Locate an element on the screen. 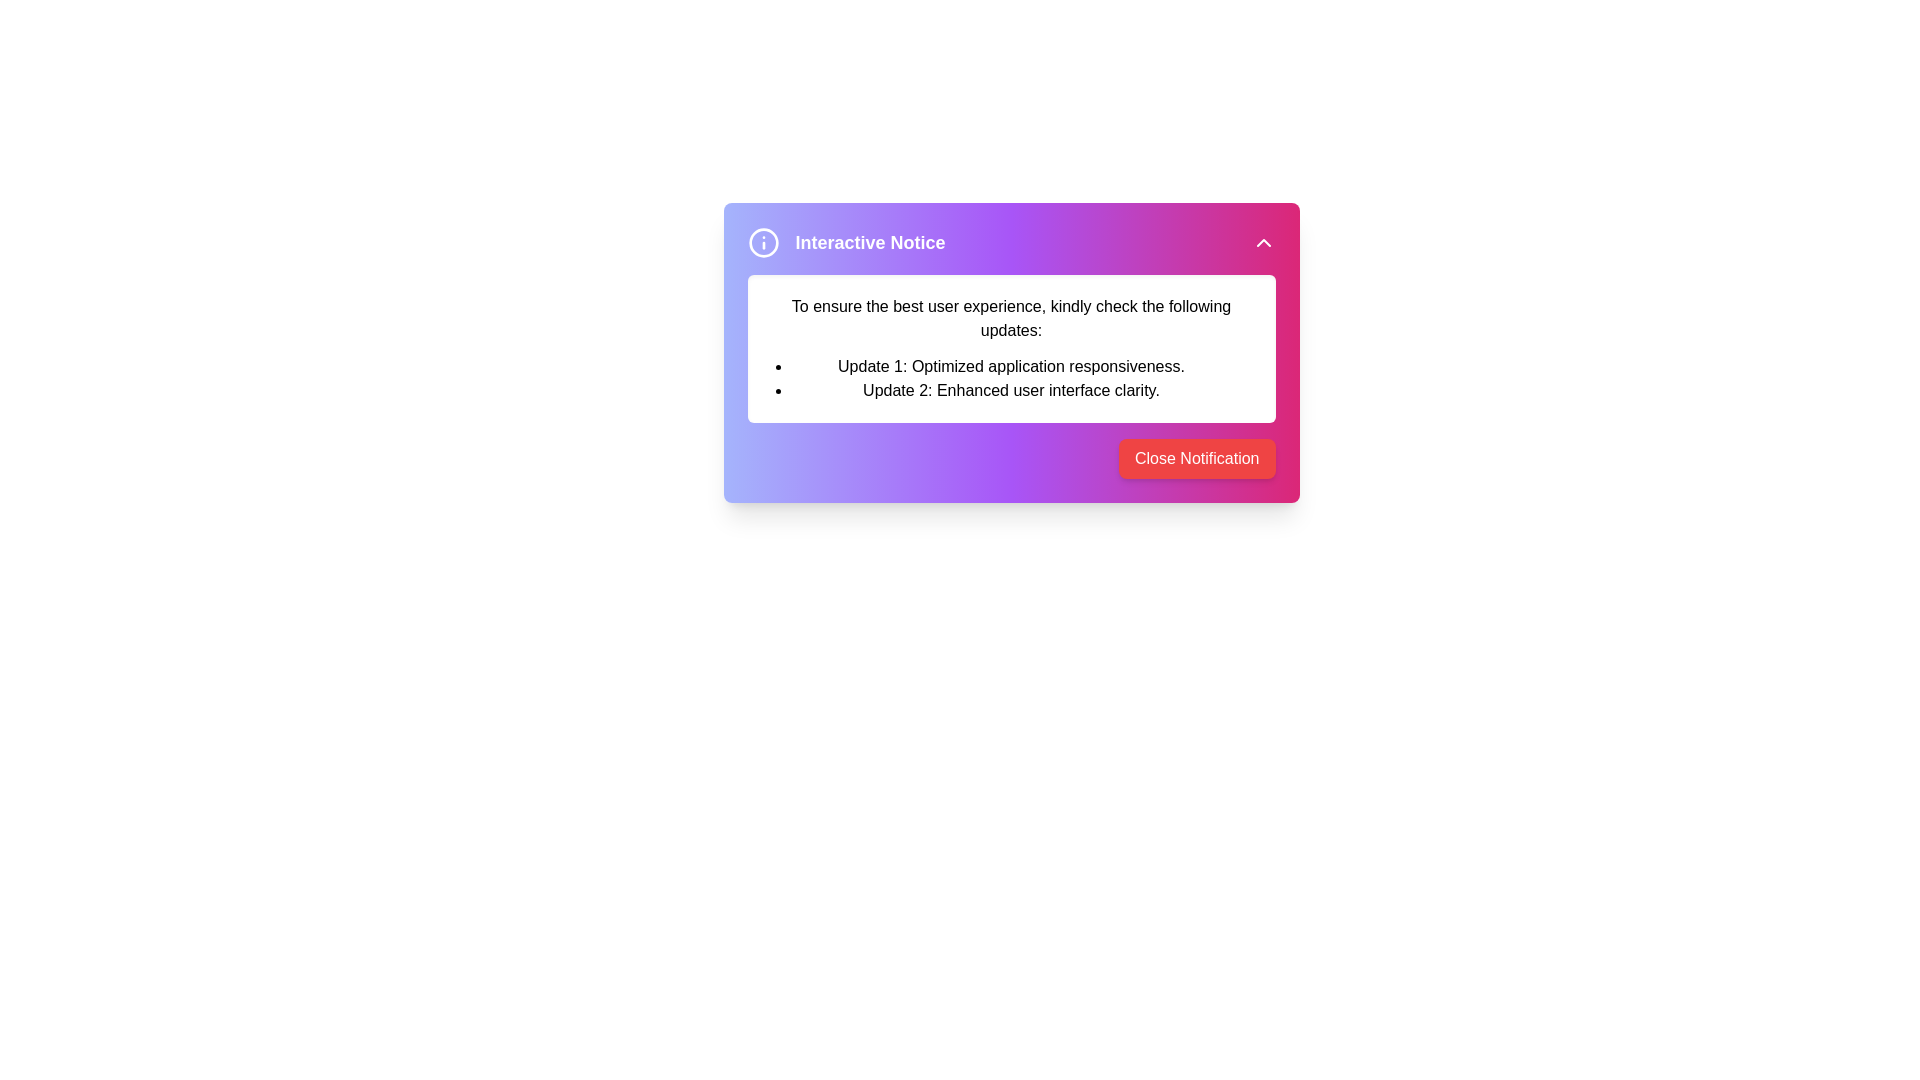 This screenshot has width=1920, height=1080. the 'Close Notification' button to close the notification is located at coordinates (1197, 459).